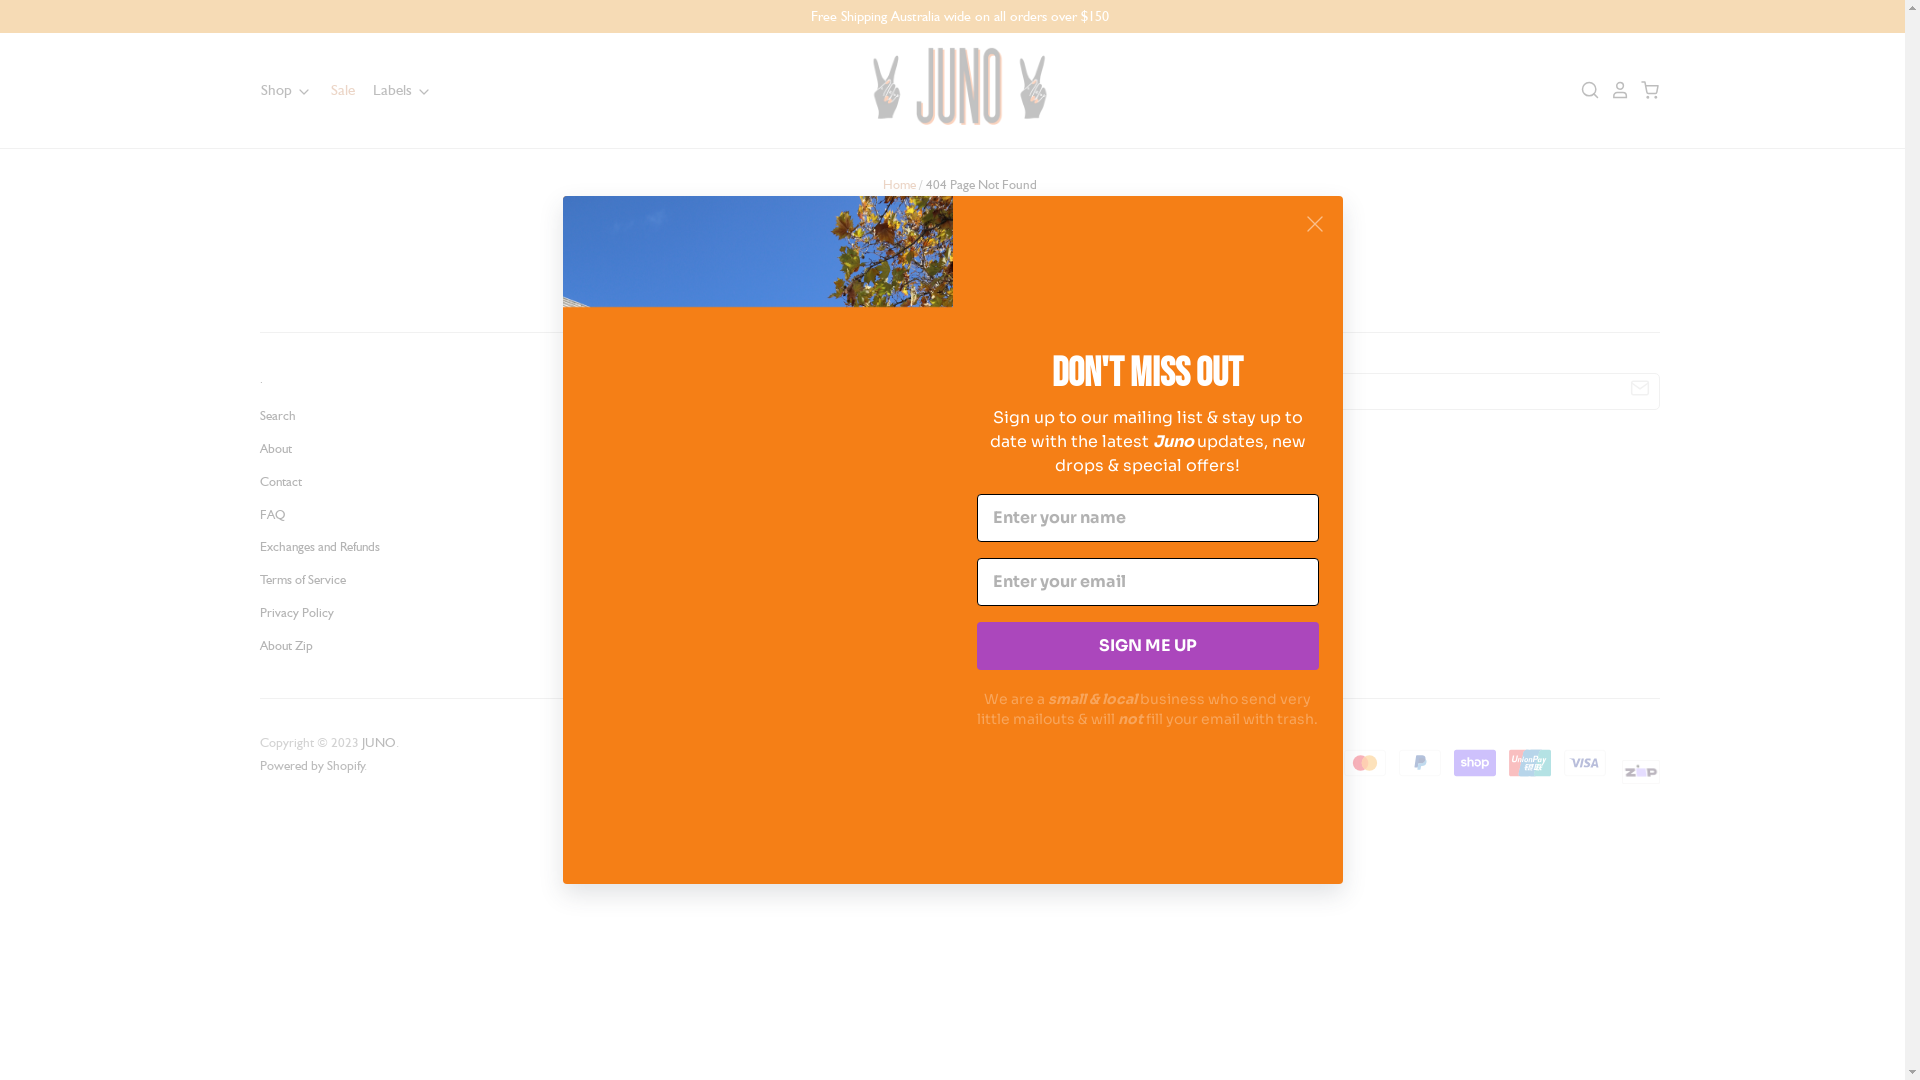 The height and width of the screenshot is (1080, 1920). Describe the element at coordinates (301, 579) in the screenshot. I see `'Terms of Service'` at that location.